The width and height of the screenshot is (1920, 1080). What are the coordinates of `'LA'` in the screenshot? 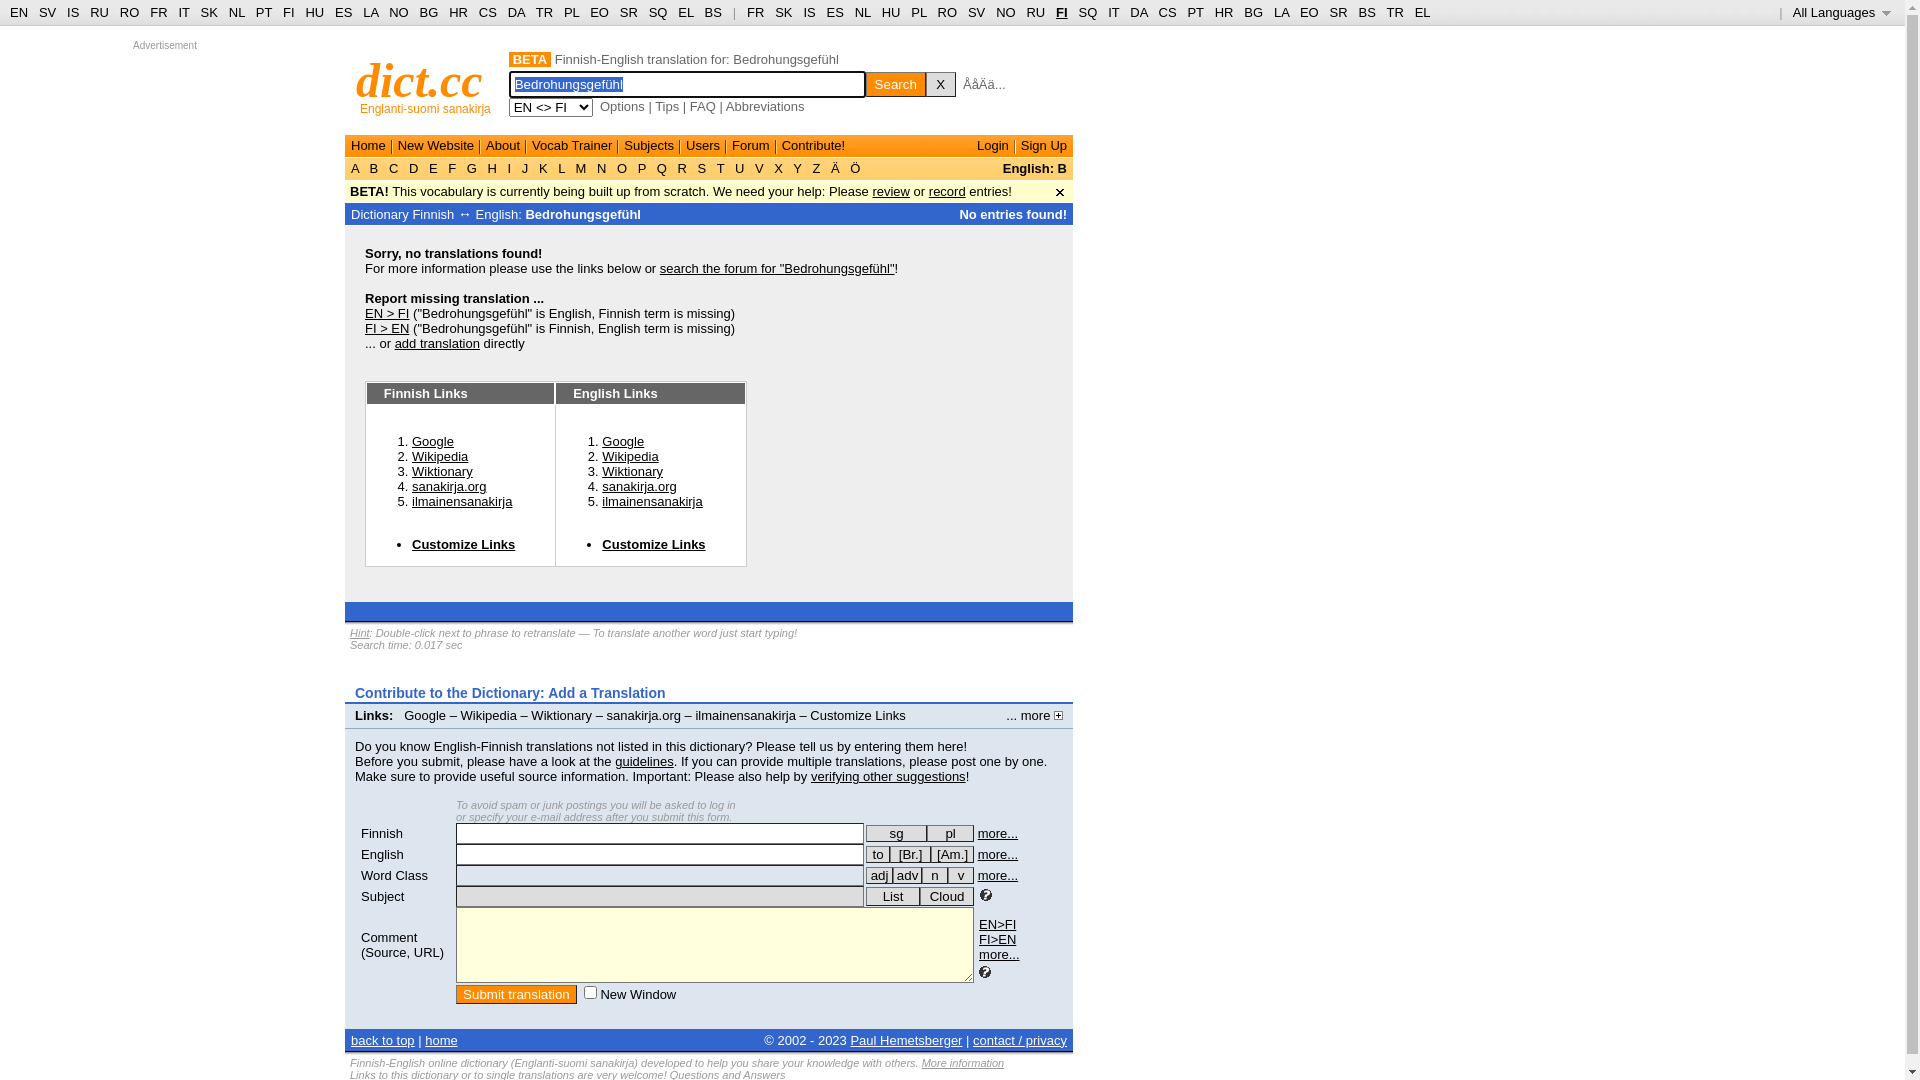 It's located at (1272, 12).